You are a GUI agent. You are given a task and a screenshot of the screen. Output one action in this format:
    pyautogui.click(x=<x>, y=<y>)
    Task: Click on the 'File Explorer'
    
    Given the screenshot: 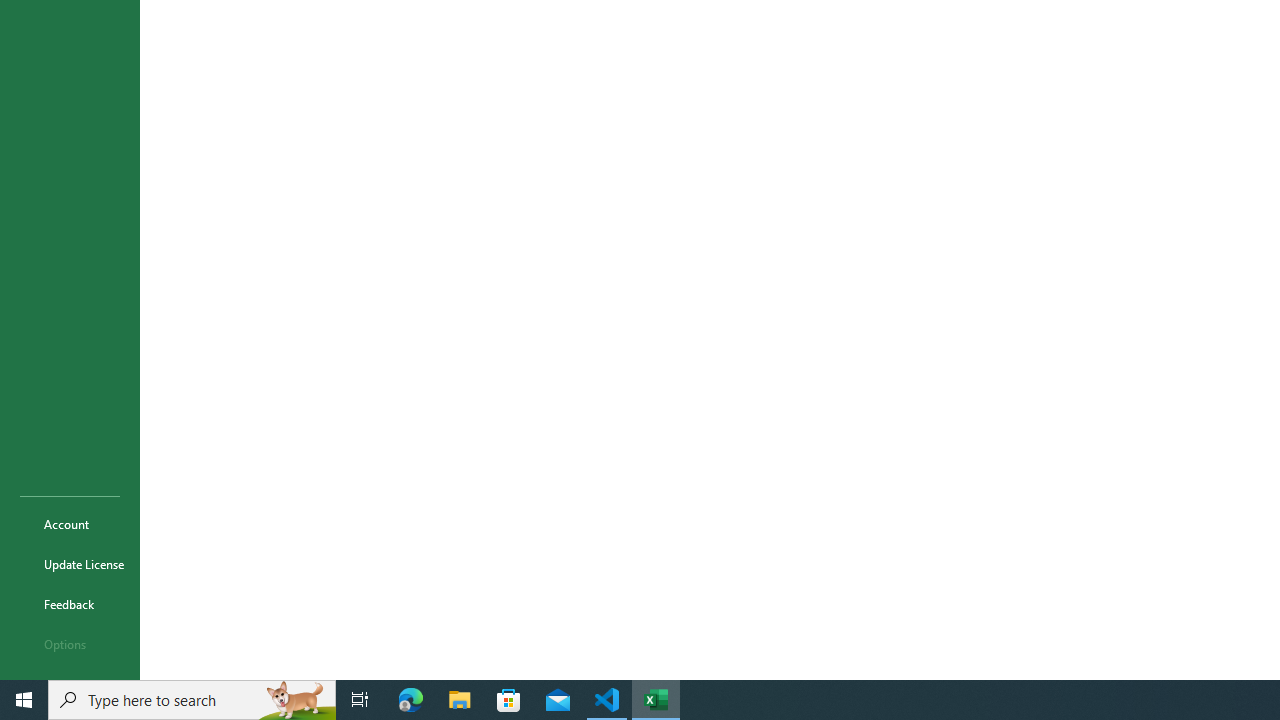 What is the action you would take?
    pyautogui.click(x=459, y=698)
    